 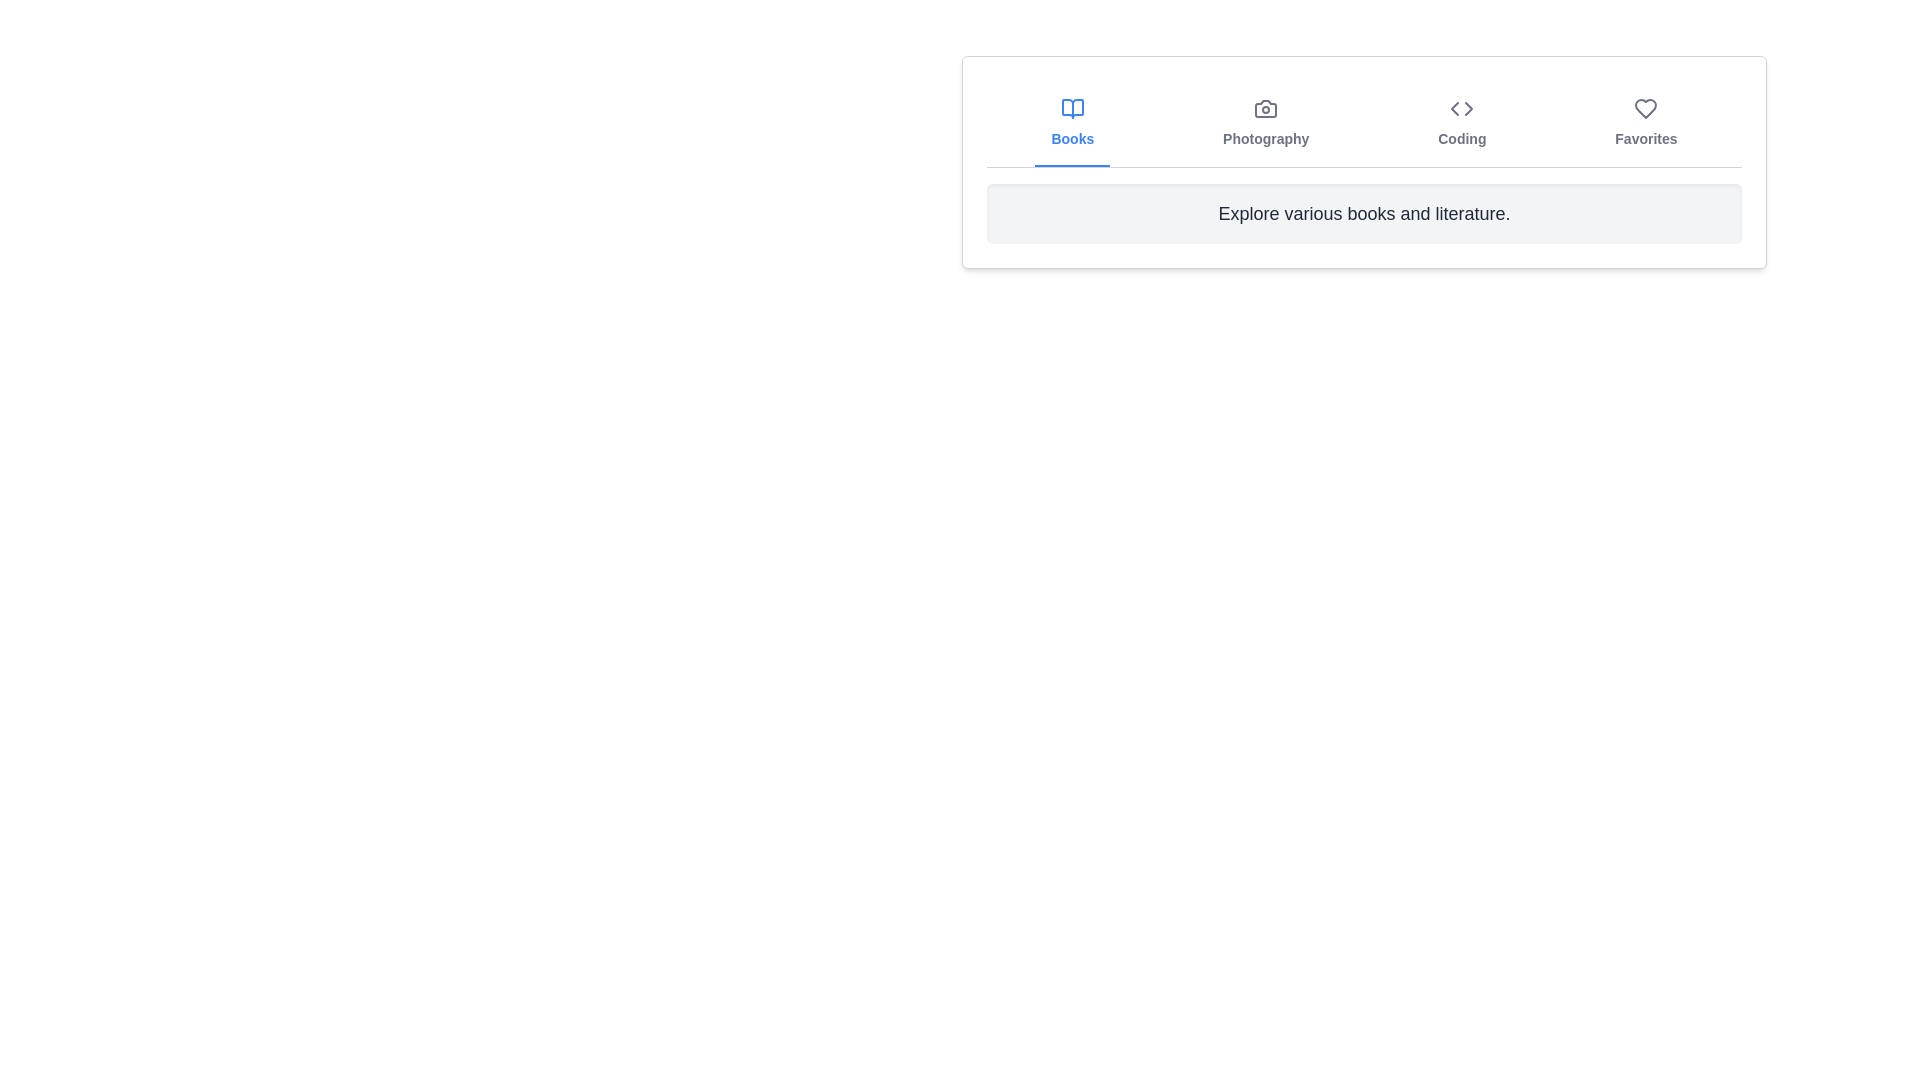 I want to click on the Category selector labeled 'Books' with an open book icon, so click(x=1071, y=123).